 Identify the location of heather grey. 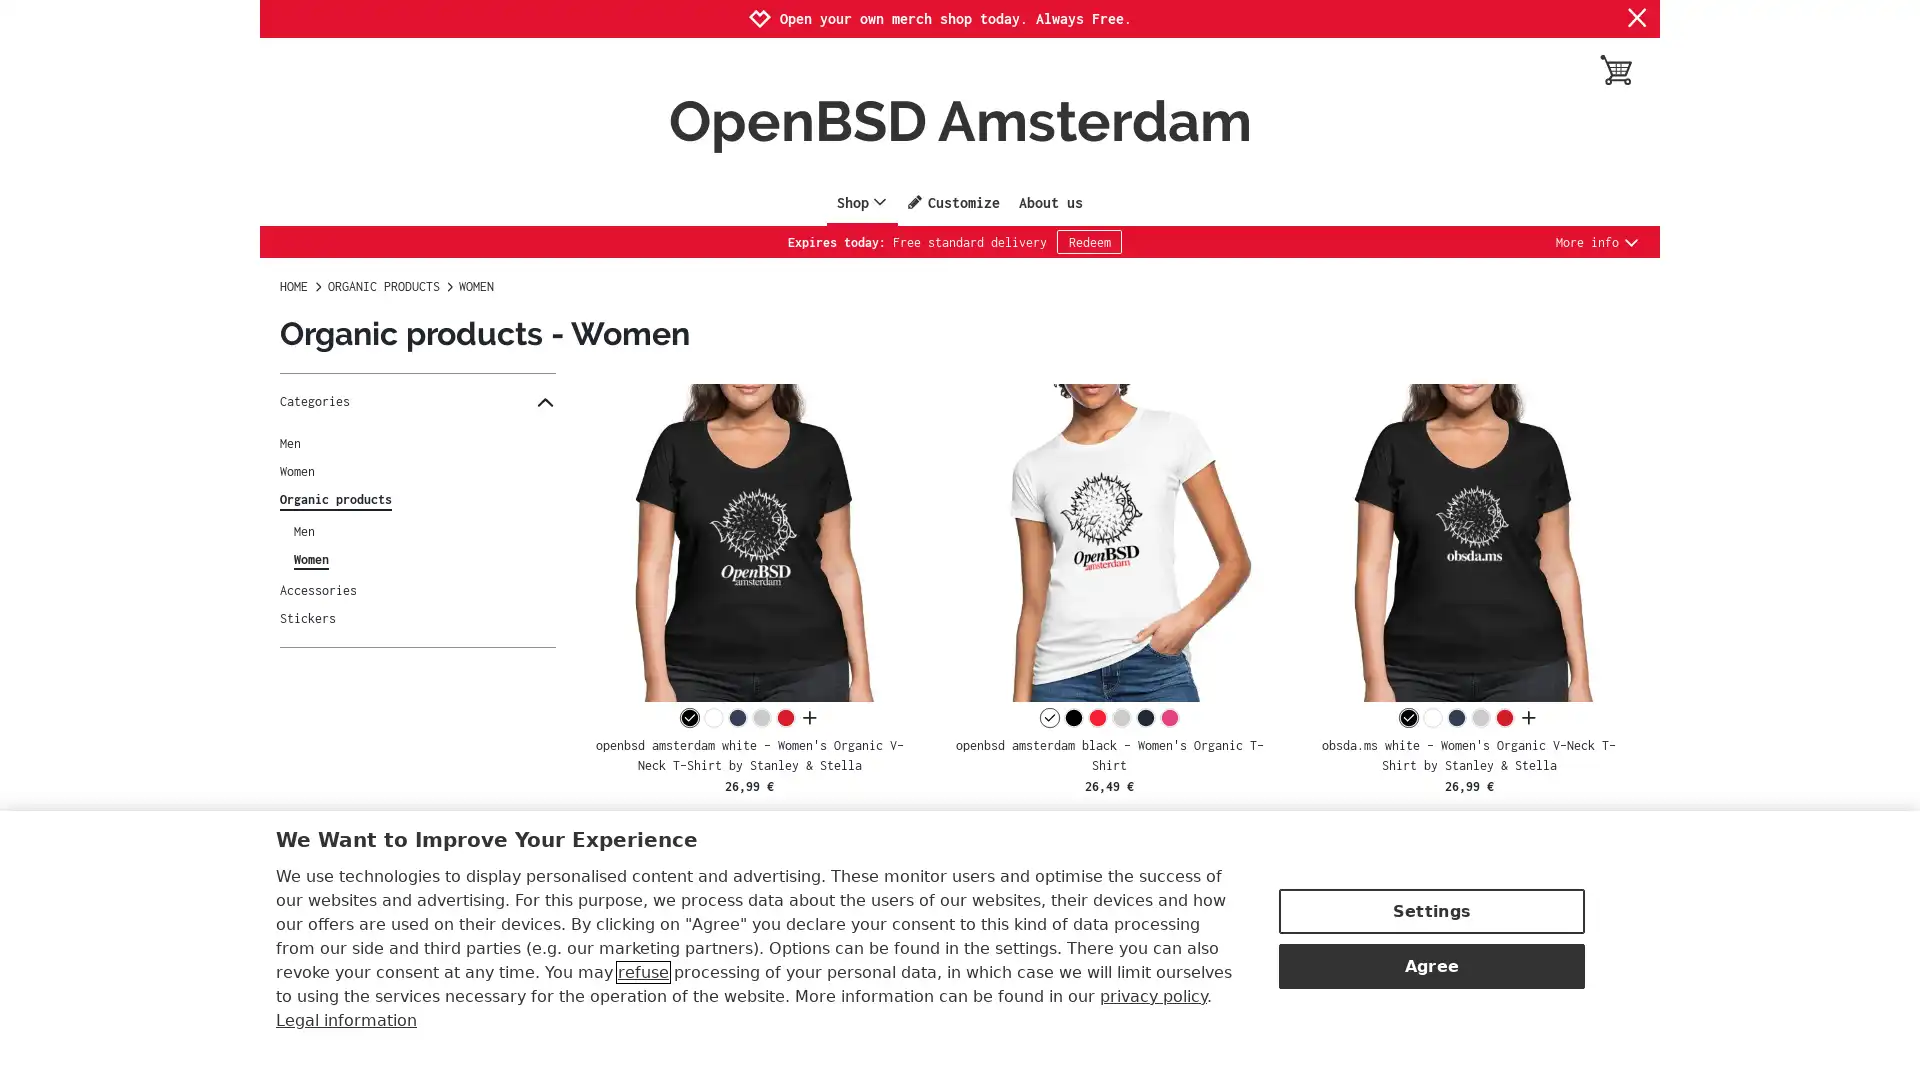
(1121, 717).